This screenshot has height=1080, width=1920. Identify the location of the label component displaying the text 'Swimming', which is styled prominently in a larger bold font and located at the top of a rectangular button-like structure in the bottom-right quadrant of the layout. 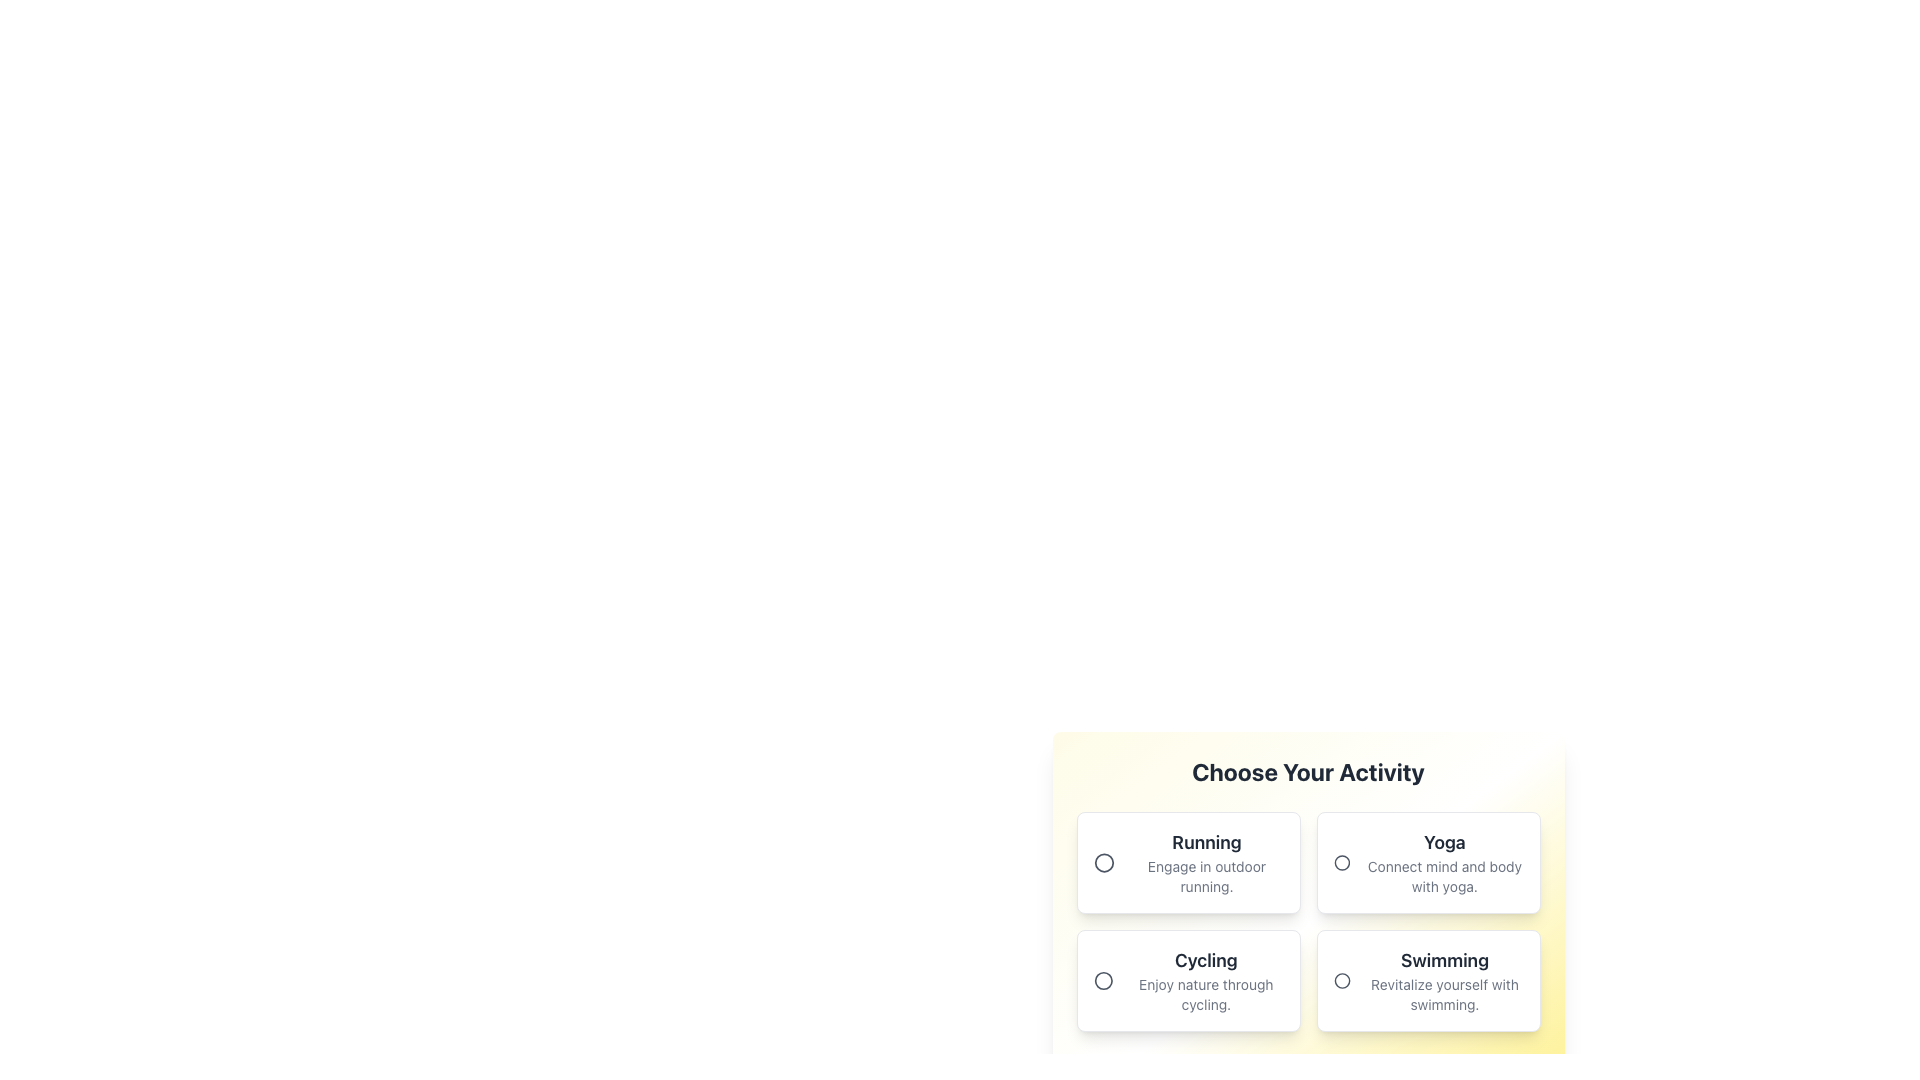
(1444, 959).